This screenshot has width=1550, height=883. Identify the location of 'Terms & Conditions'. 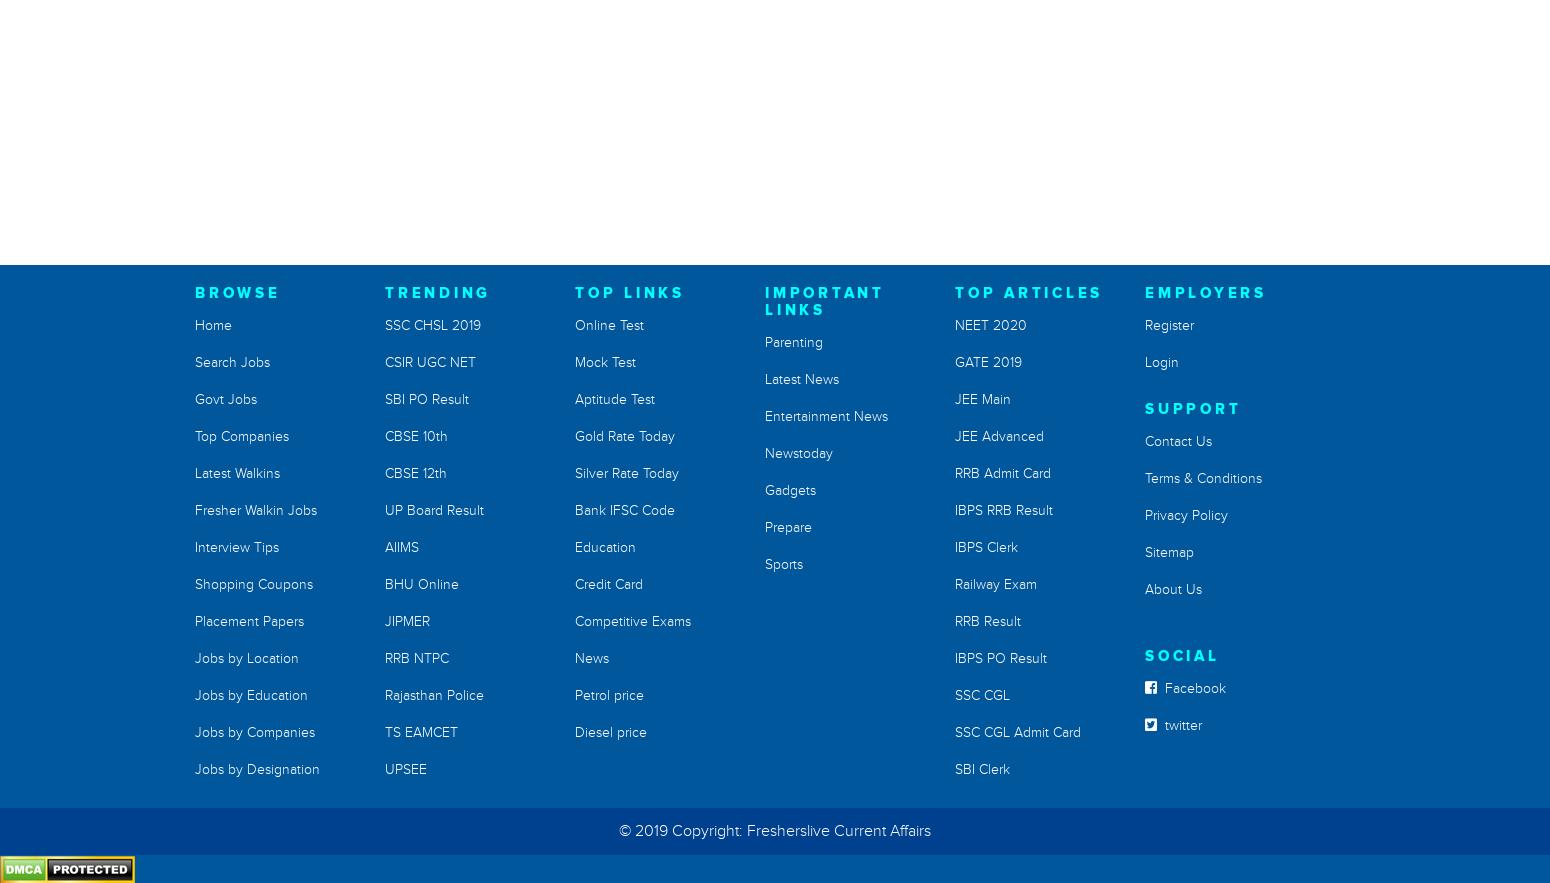
(1203, 478).